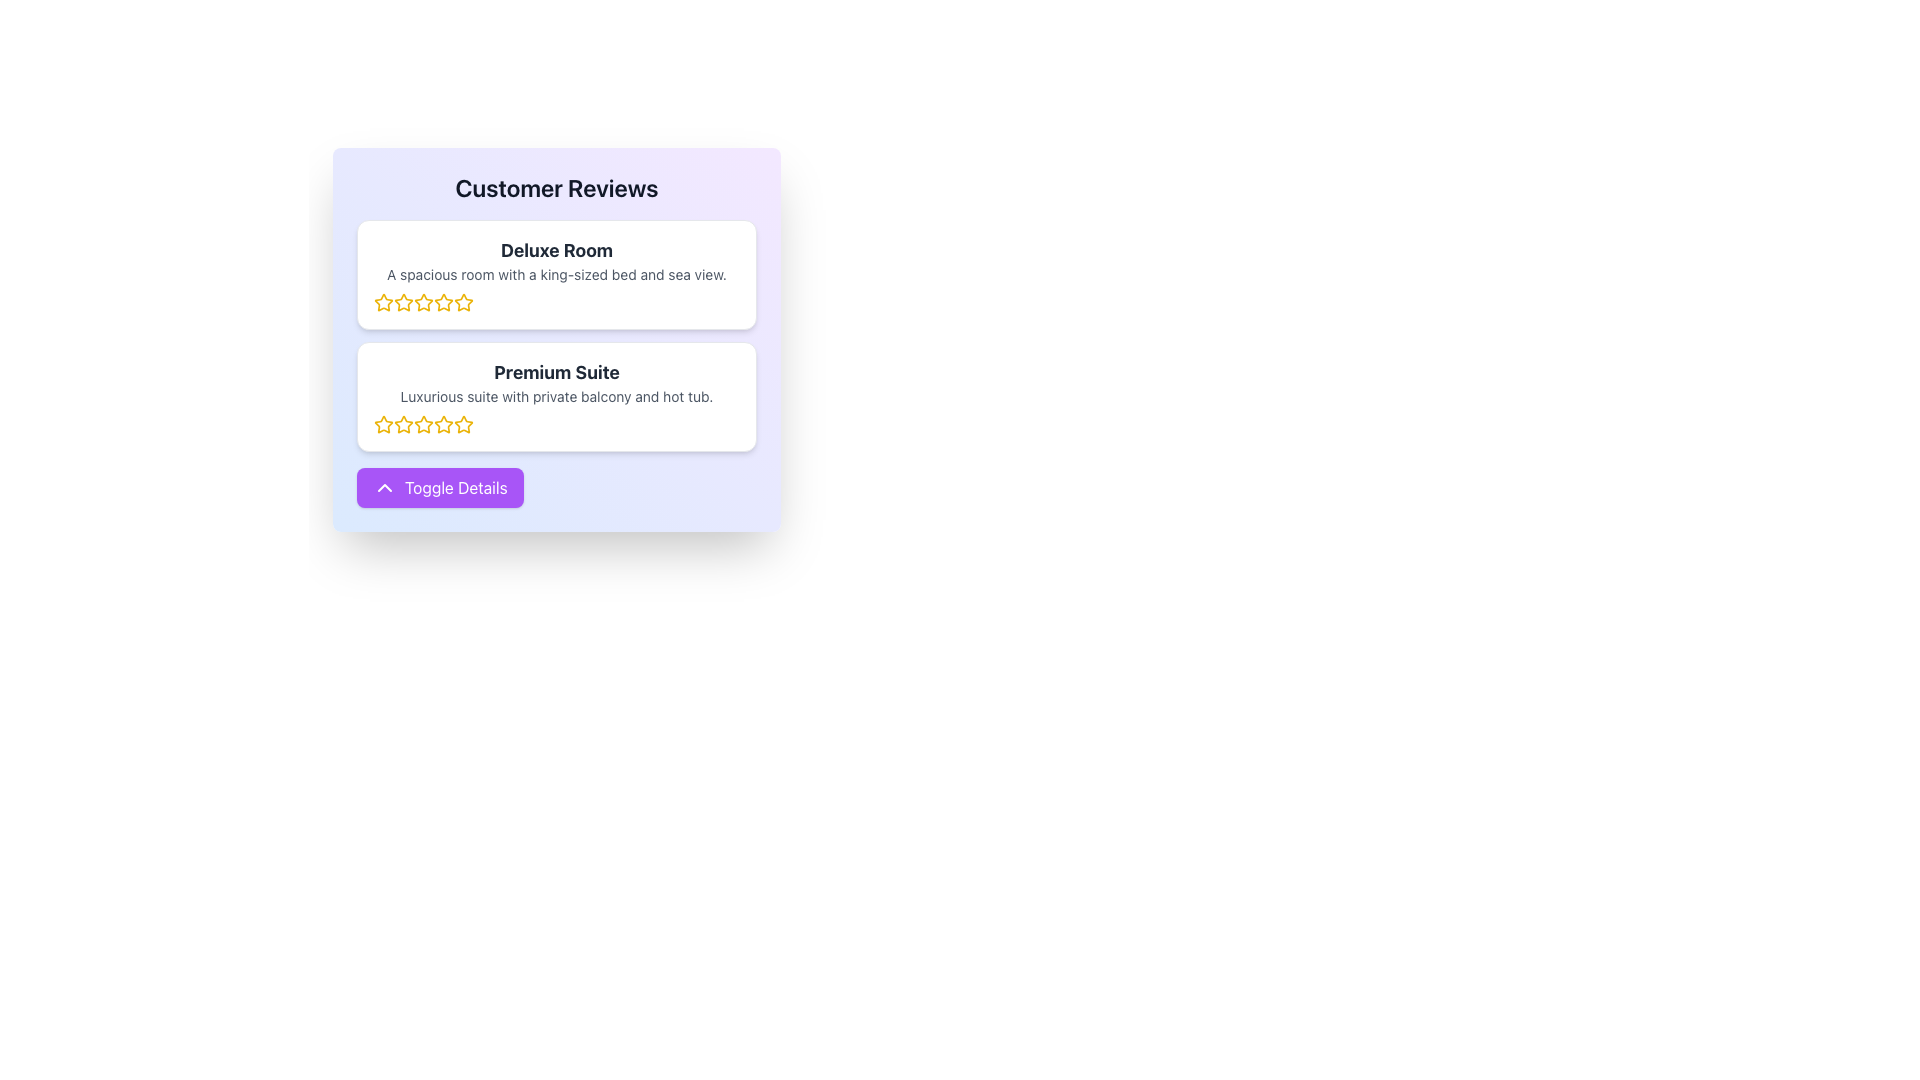 The image size is (1920, 1080). I want to click on the third star icon in the rating system under the 'Premium Suite' section, so click(402, 423).